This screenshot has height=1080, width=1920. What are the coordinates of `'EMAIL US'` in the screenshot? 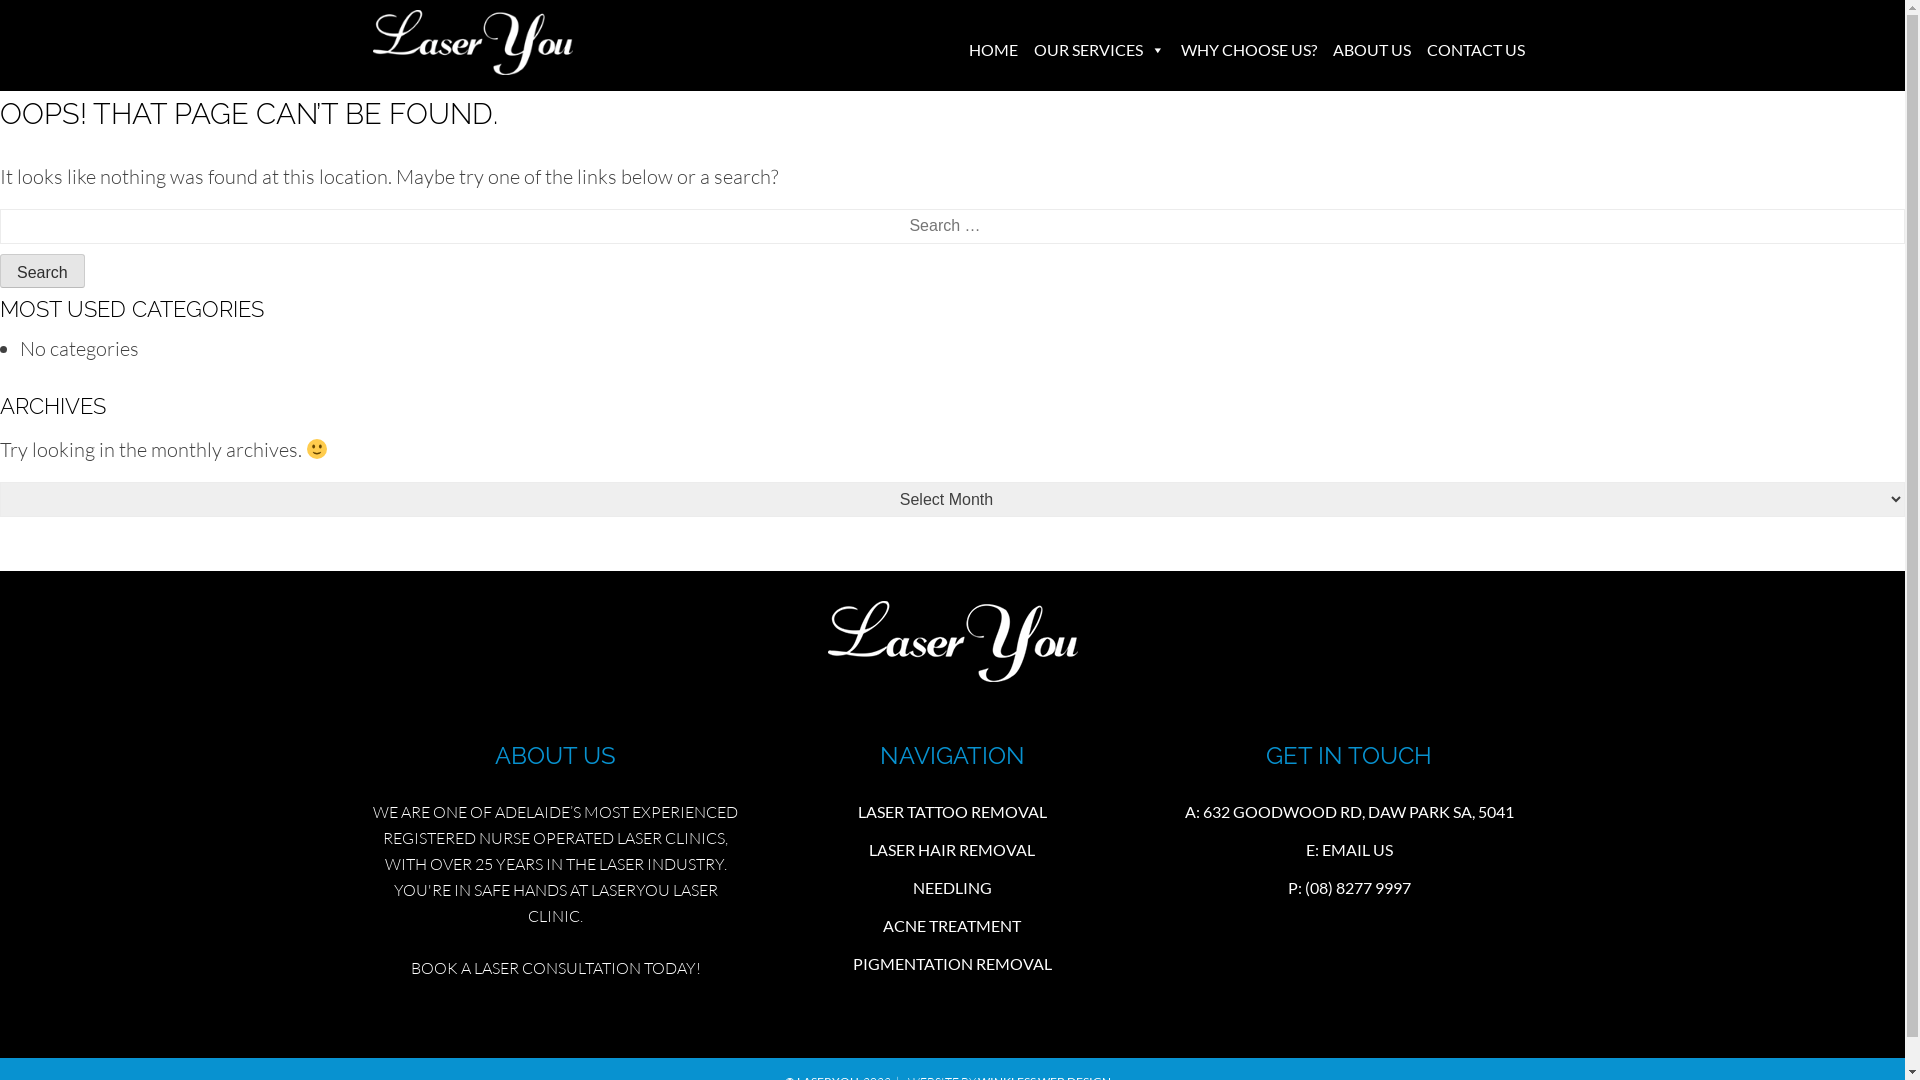 It's located at (1321, 849).